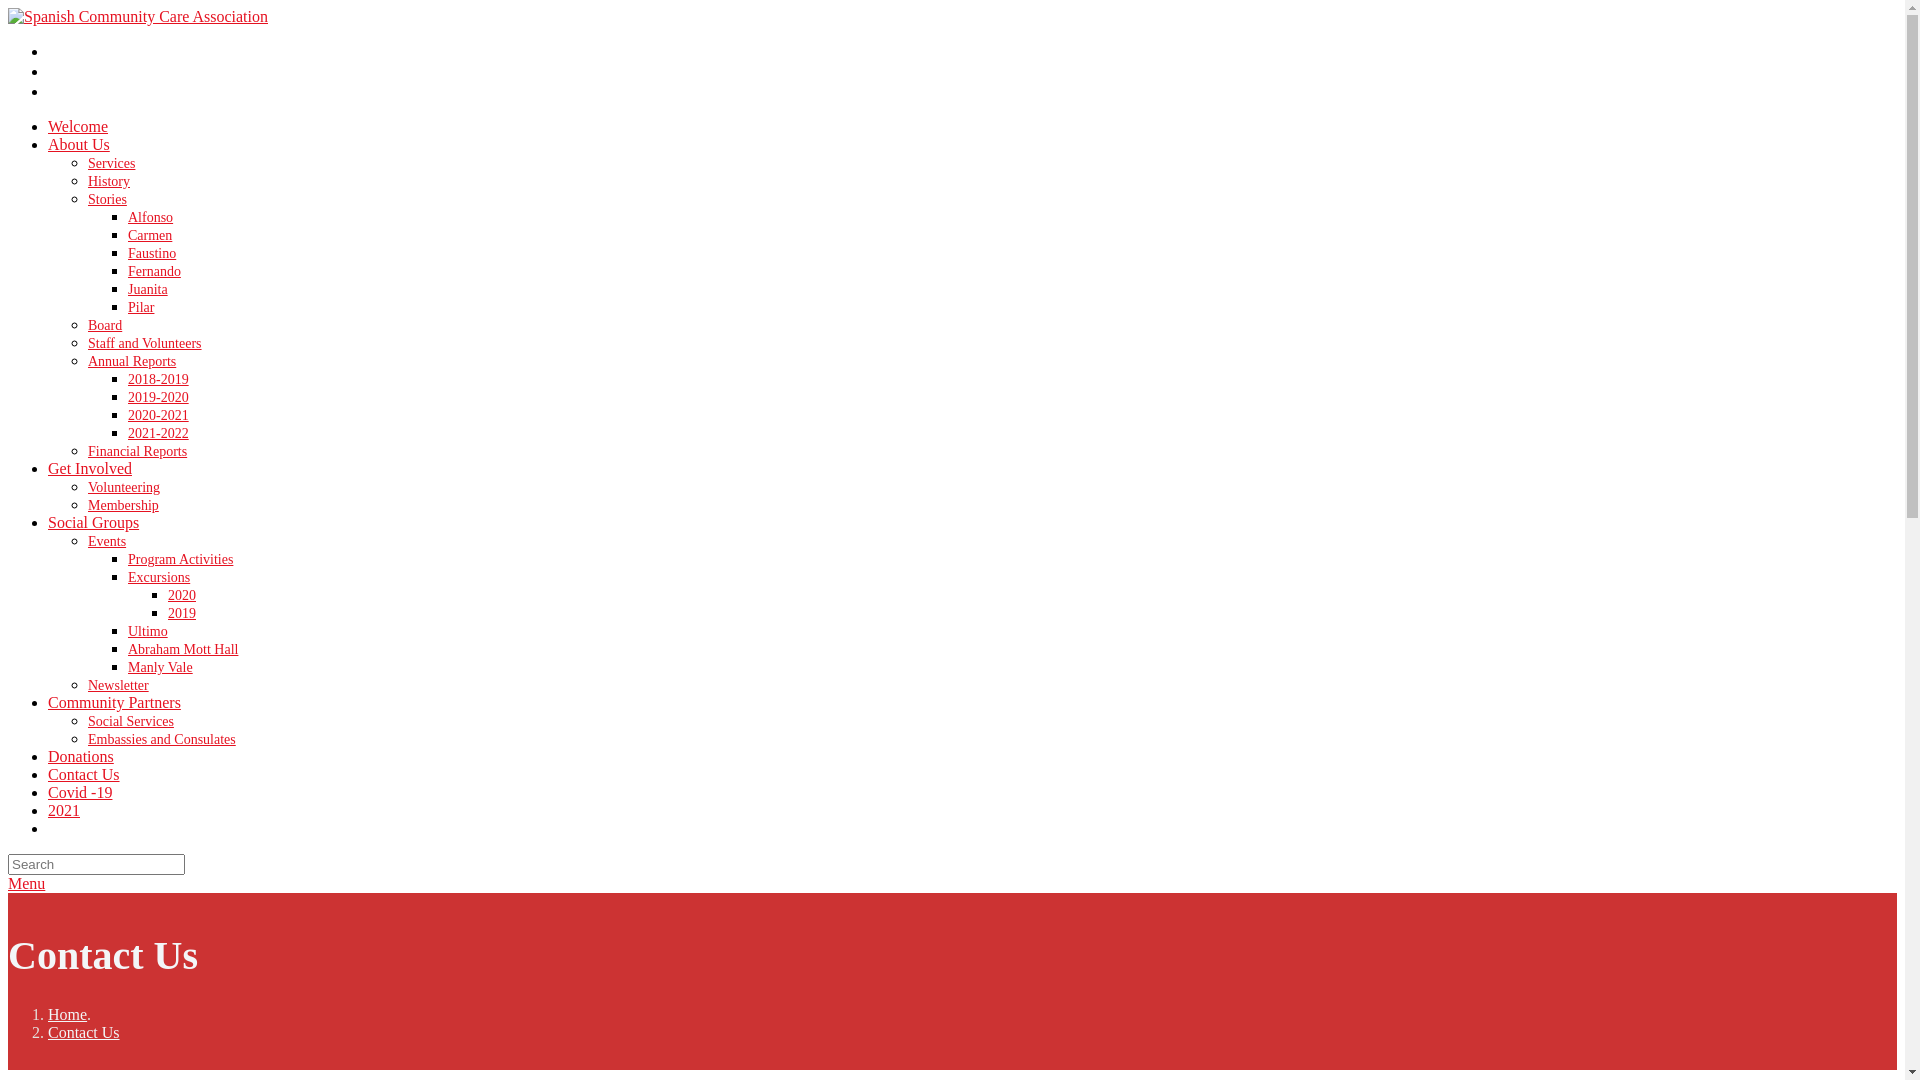 The width and height of the screenshot is (1920, 1080). What do you see at coordinates (122, 504) in the screenshot?
I see `'Membership'` at bounding box center [122, 504].